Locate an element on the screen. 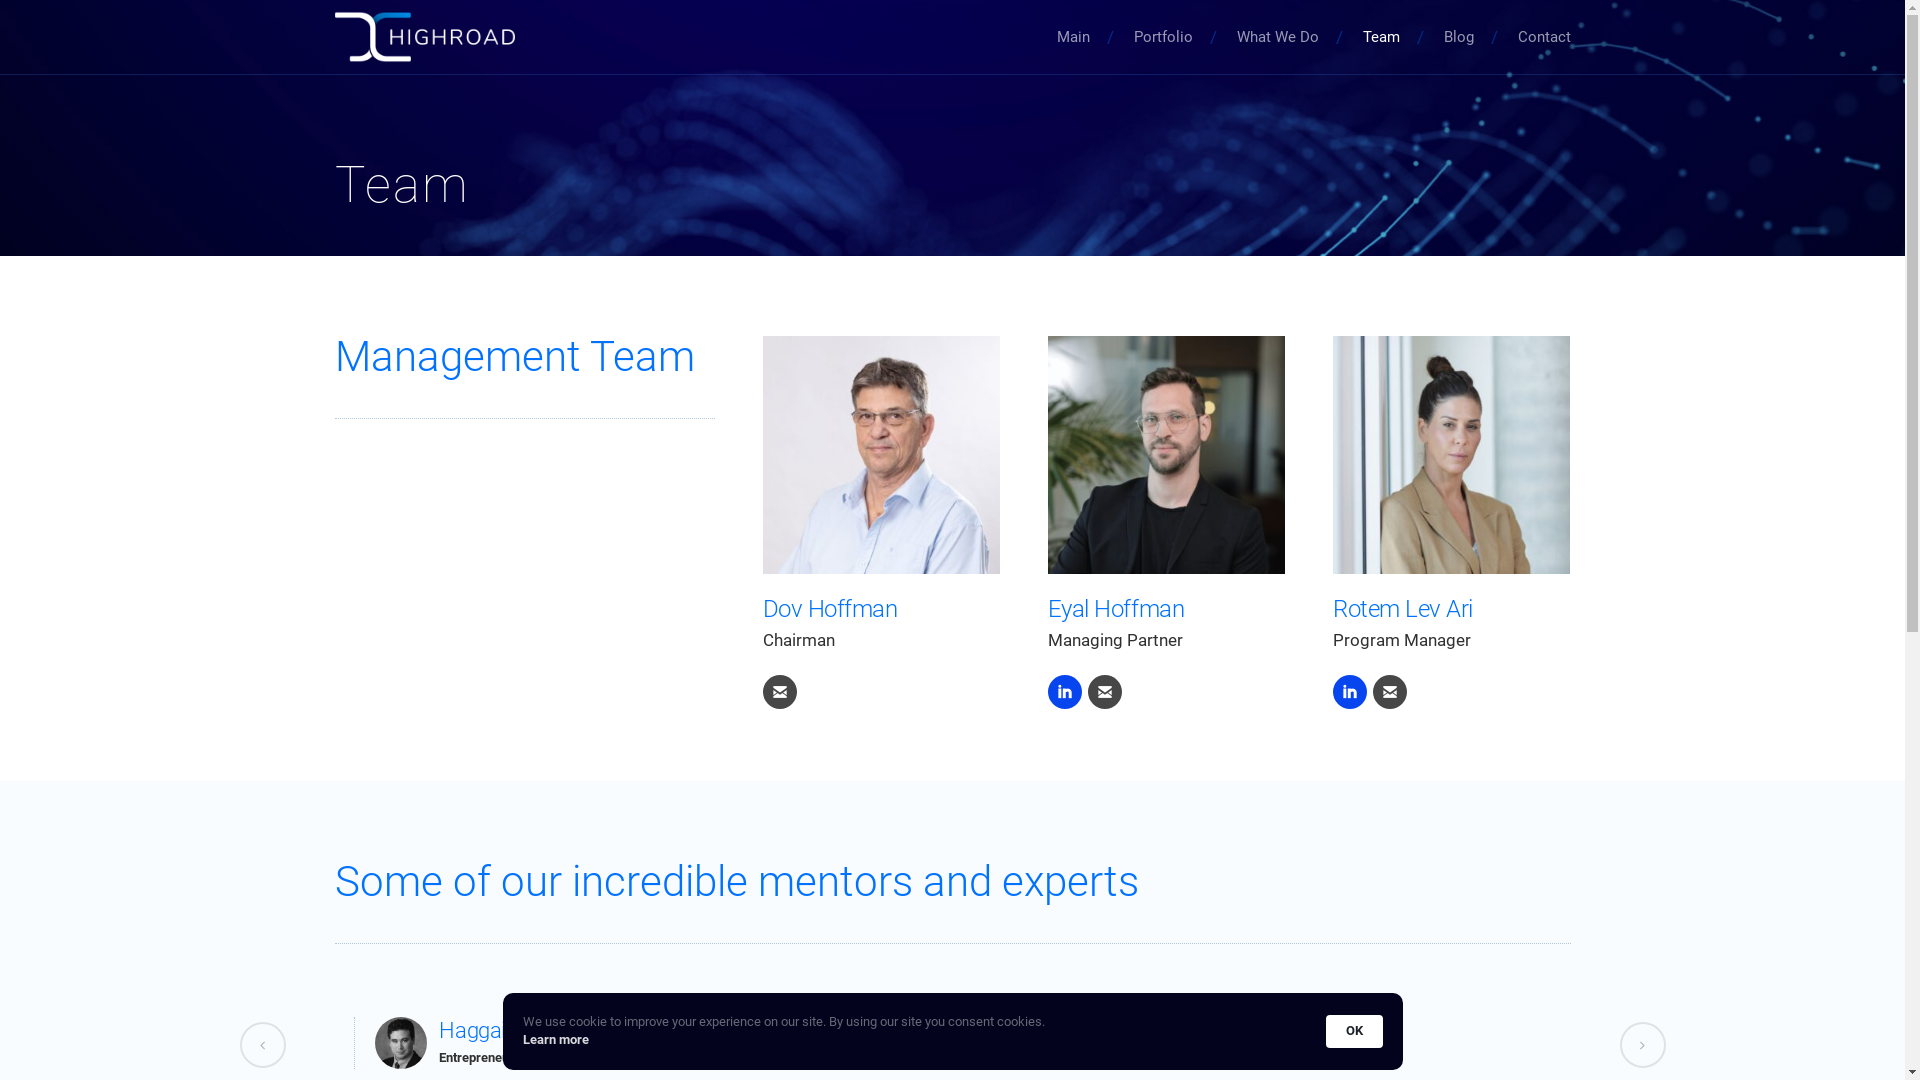 The width and height of the screenshot is (1920, 1080). 'Contact' is located at coordinates (1543, 37).